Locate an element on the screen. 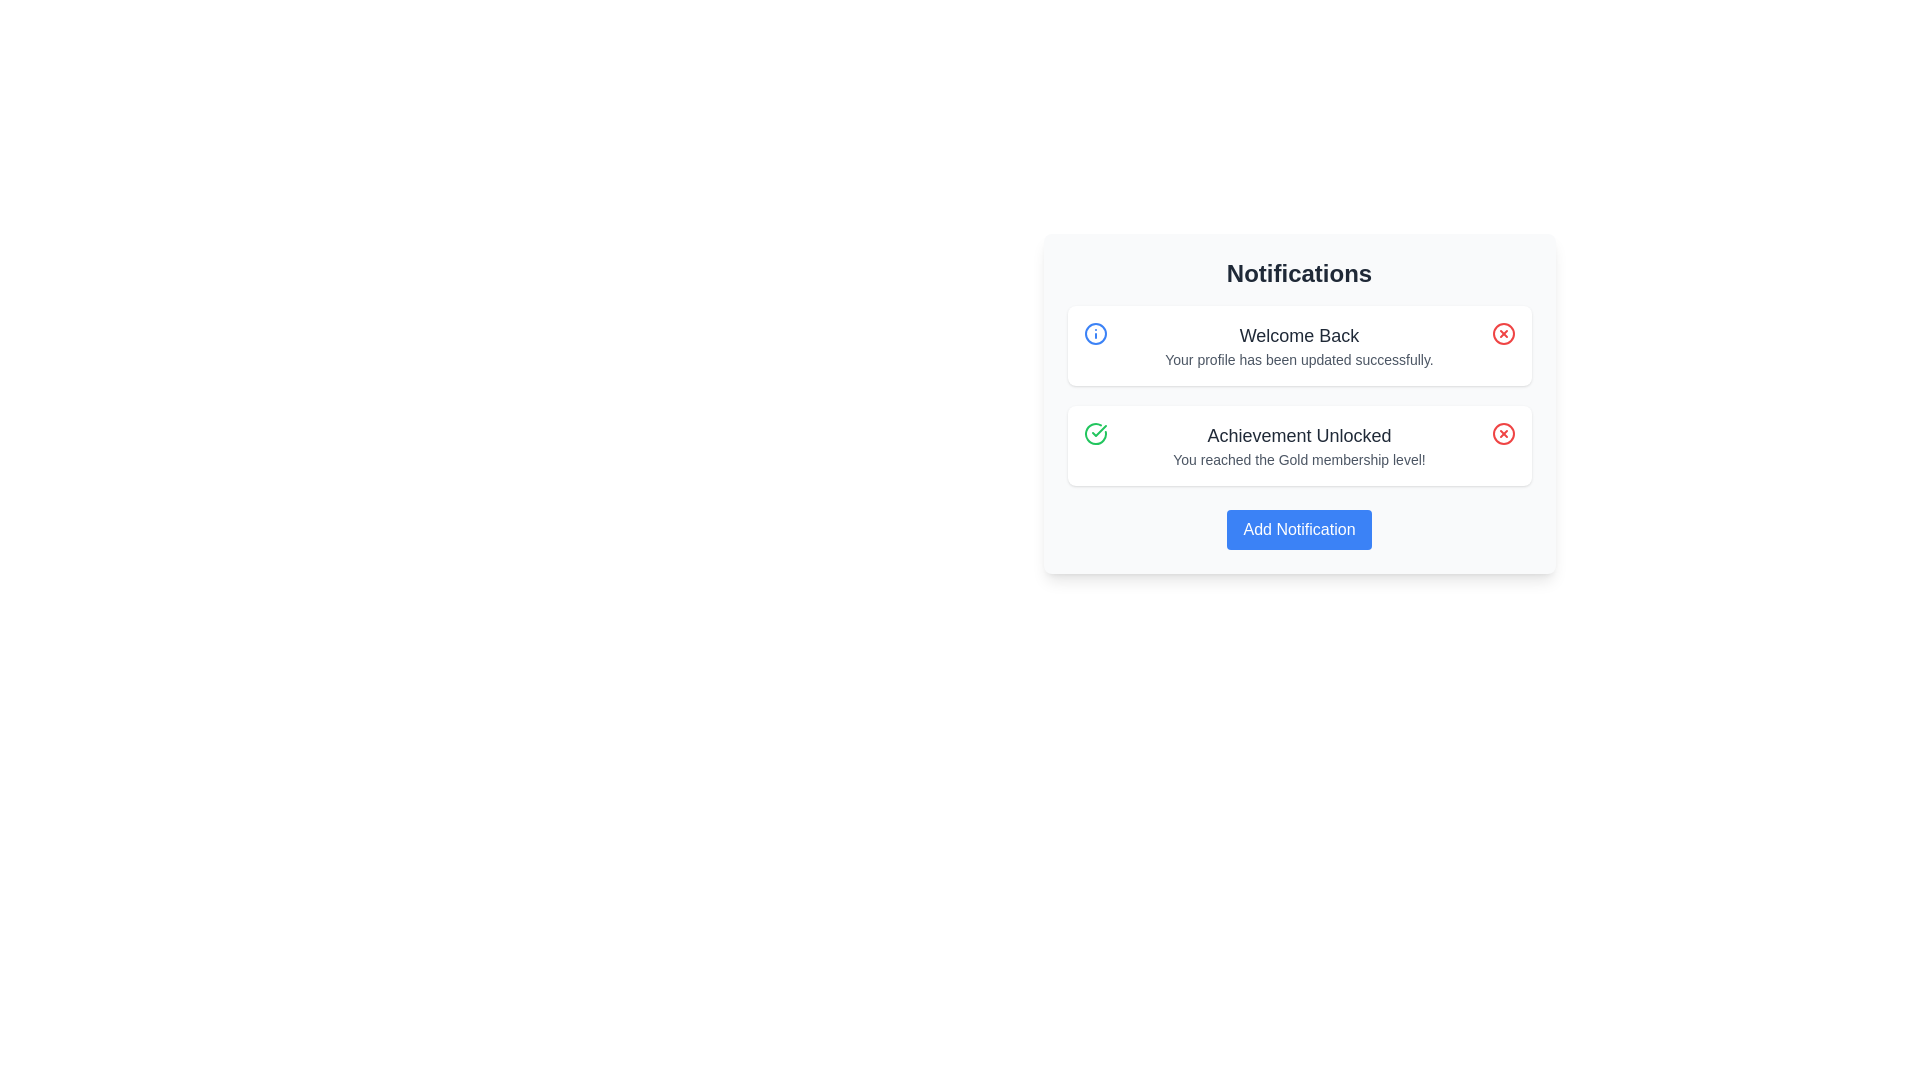 Image resolution: width=1920 pixels, height=1080 pixels. the informational SVG graphic element located in the upper-right corner of the 'Notification' card, next to the 'Welcome Back' text for reading is located at coordinates (1094, 333).